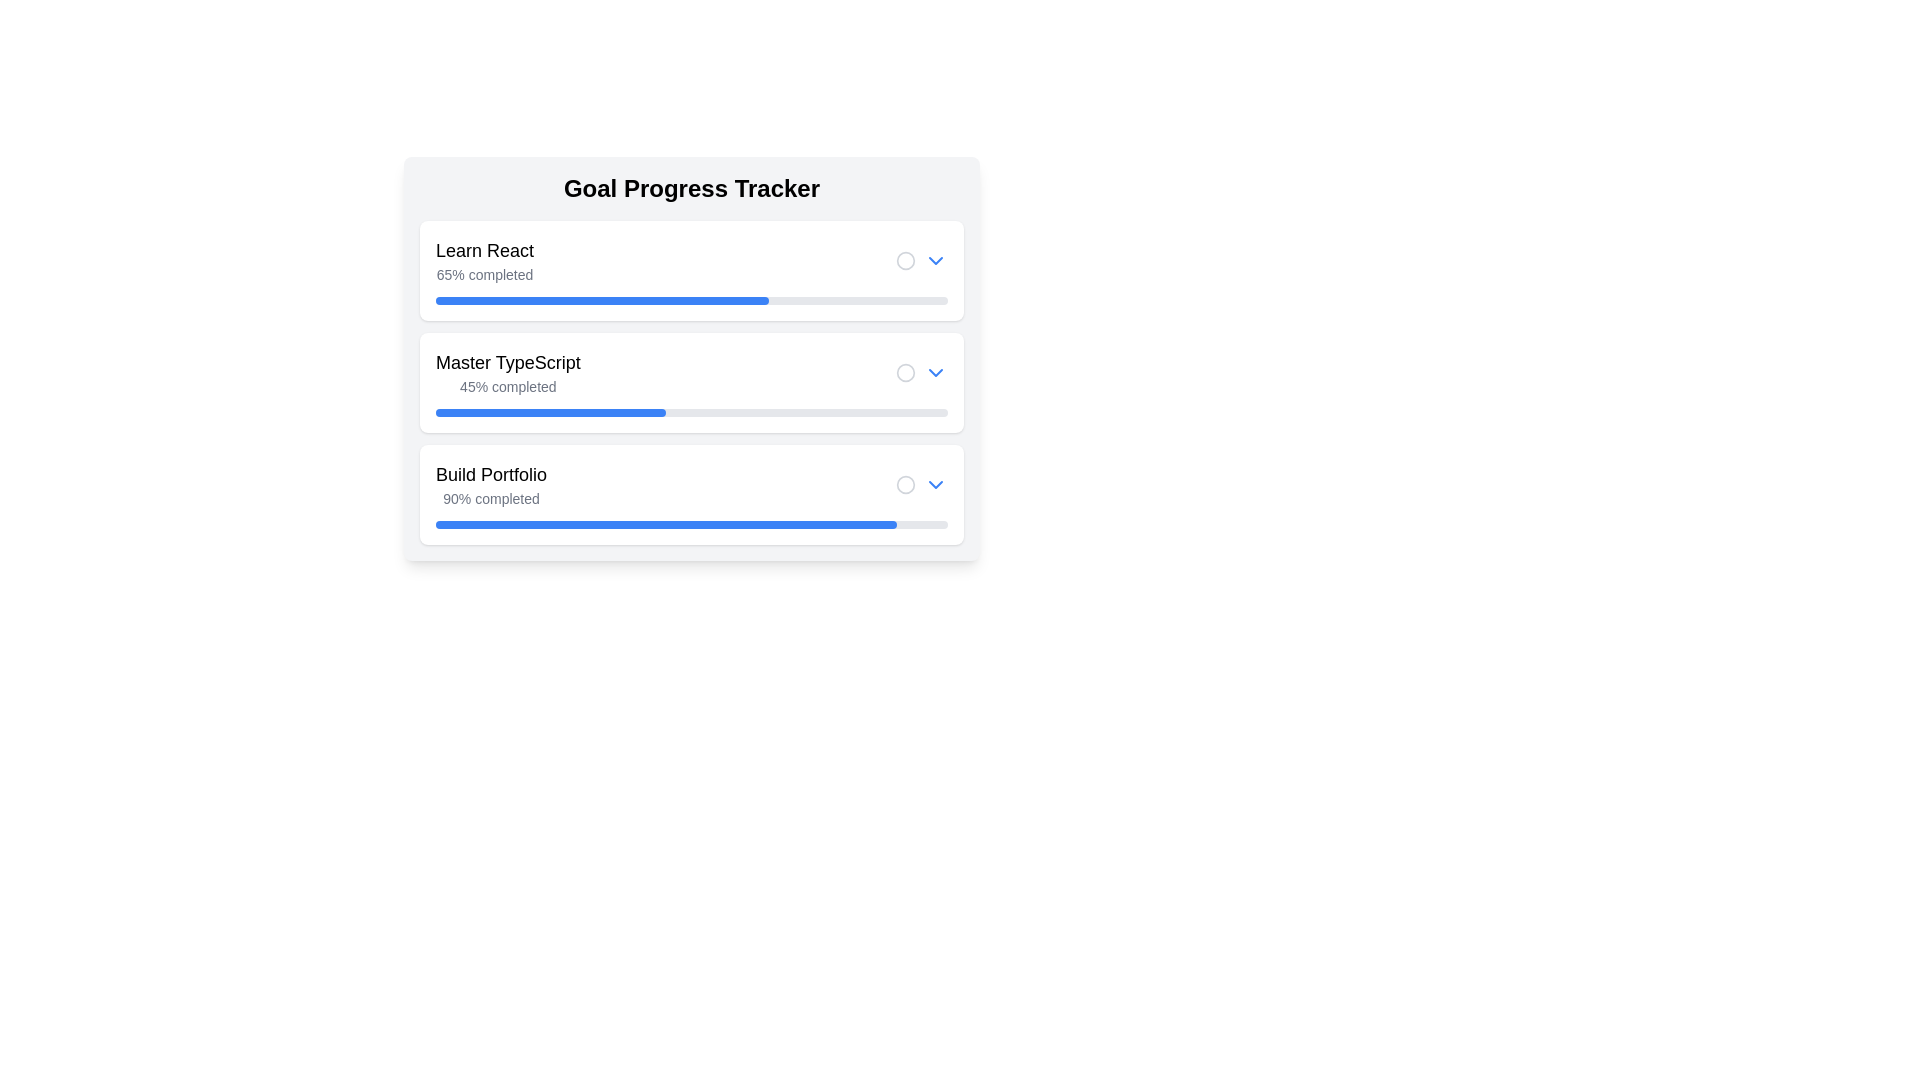  I want to click on the text label serving as a header for the goal tracker related to building a portfolio, positioned at the left side of the third progress card, above the progress text '90% completed', so click(491, 474).